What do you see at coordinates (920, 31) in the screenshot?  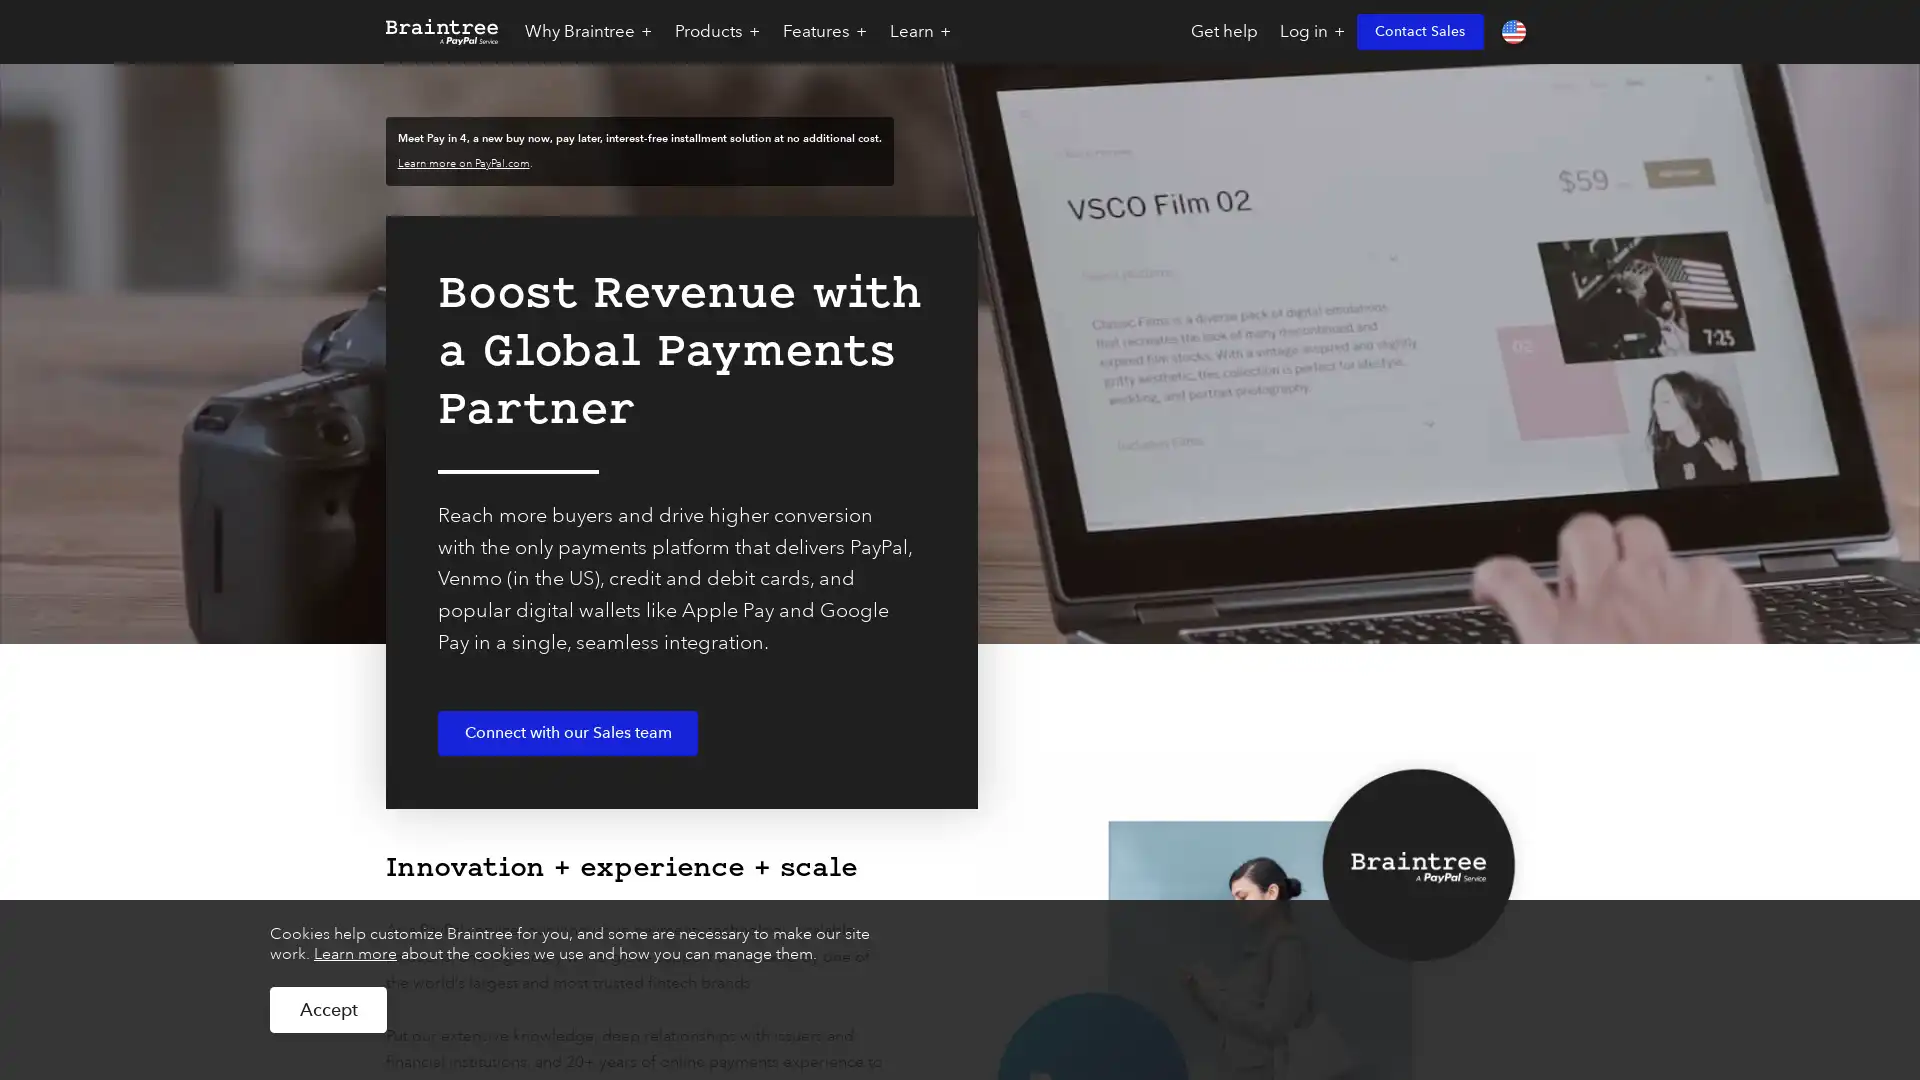 I see `Learn menu` at bounding box center [920, 31].